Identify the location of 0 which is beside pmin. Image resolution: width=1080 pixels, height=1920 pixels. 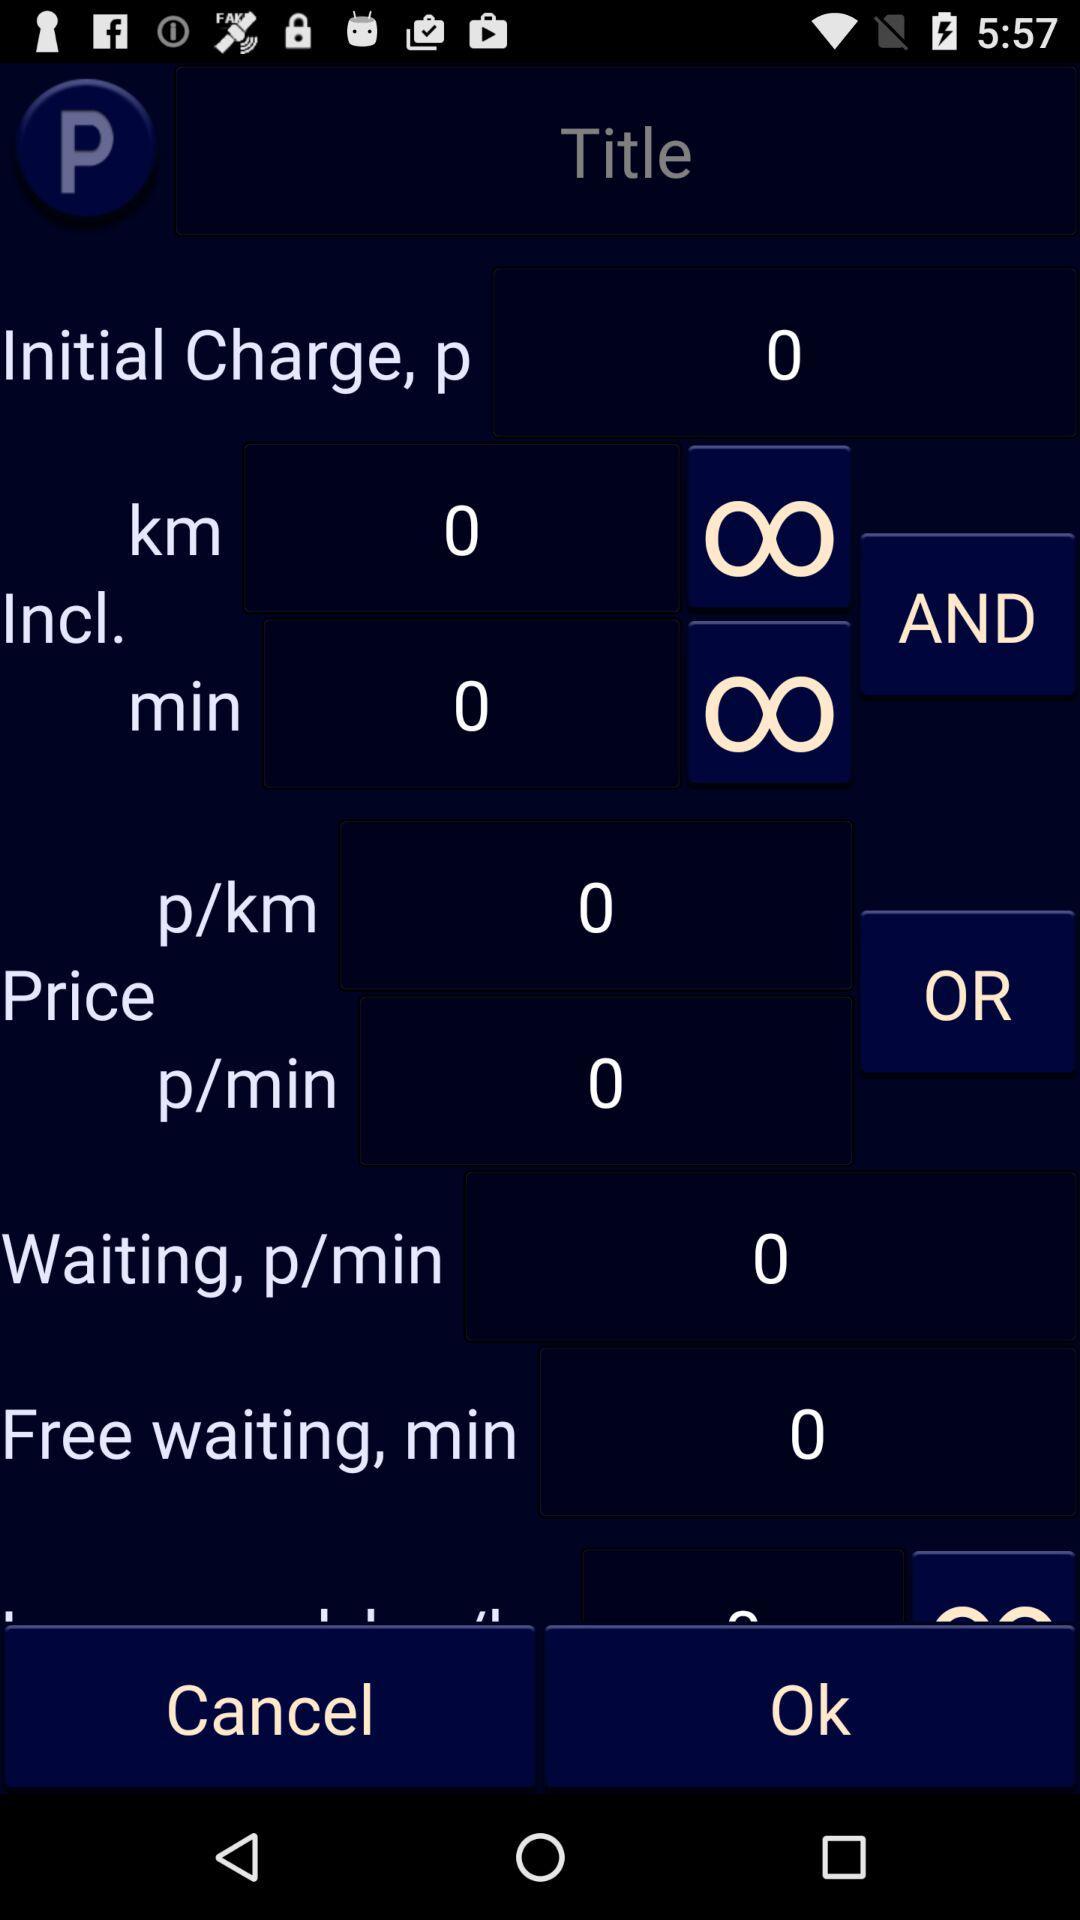
(604, 1079).